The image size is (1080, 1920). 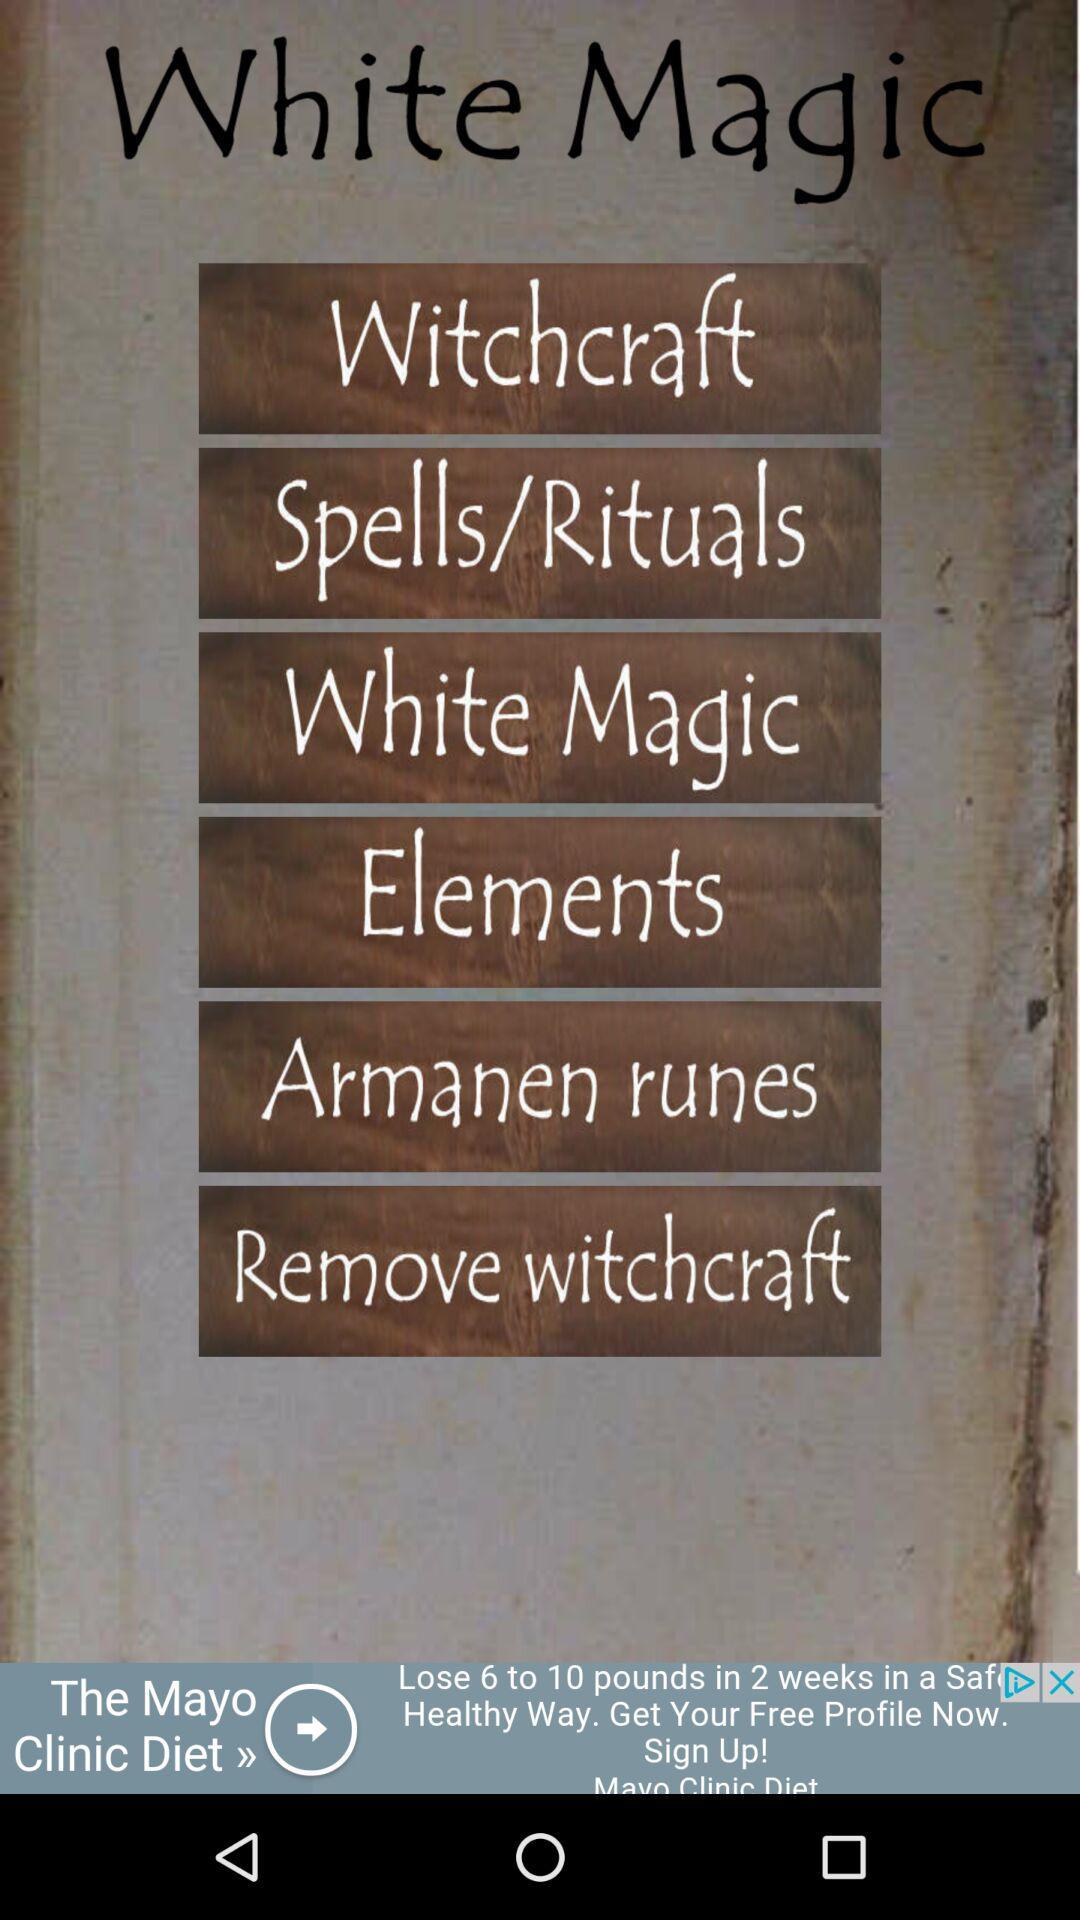 I want to click on remove witchcraft, so click(x=540, y=1270).